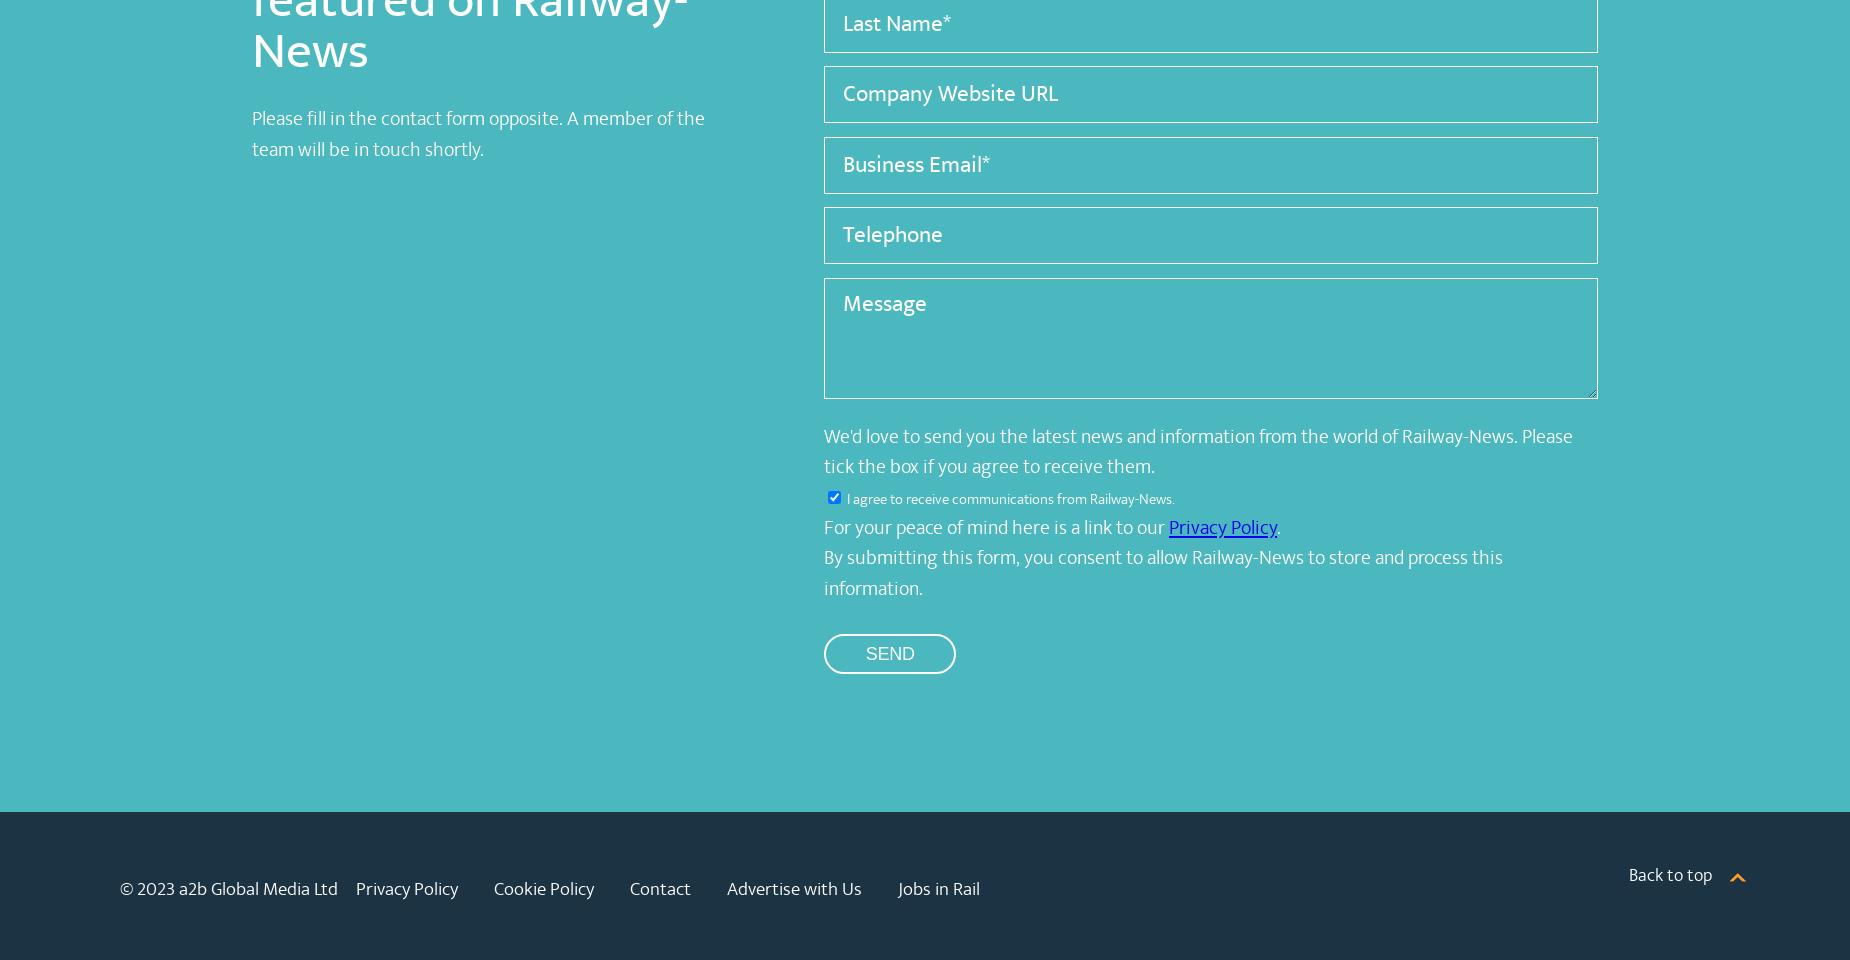 The height and width of the screenshot is (960, 1850). Describe the element at coordinates (1197, 451) in the screenshot. I see `'We'd love to send you the latest news and information from the world of Railway-News. Please tick the box if you agree to receive them.'` at that location.